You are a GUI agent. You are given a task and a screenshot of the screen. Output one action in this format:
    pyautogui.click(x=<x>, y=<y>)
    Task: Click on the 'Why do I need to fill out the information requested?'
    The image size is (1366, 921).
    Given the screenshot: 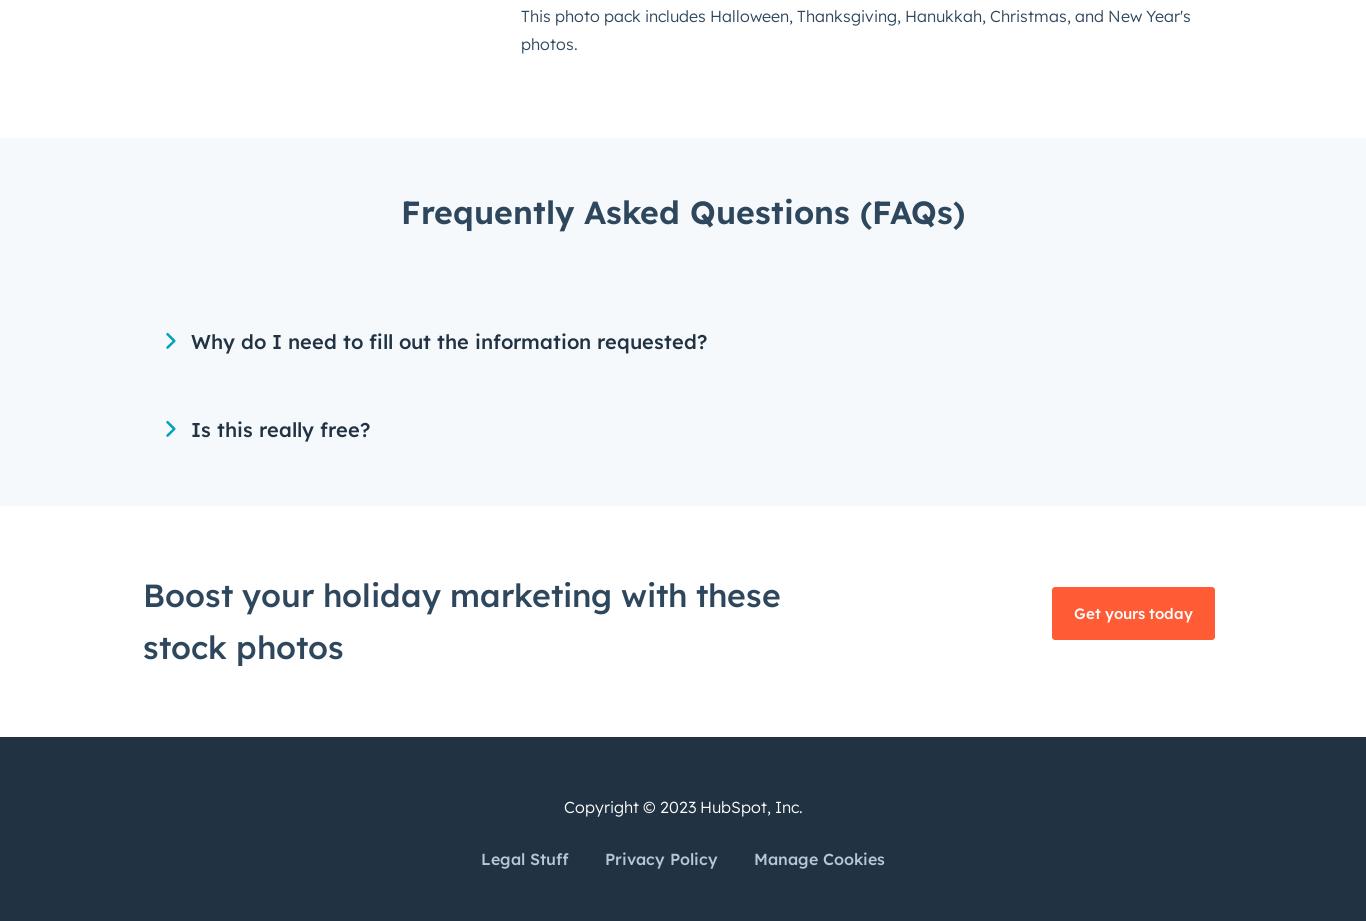 What is the action you would take?
    pyautogui.click(x=448, y=341)
    